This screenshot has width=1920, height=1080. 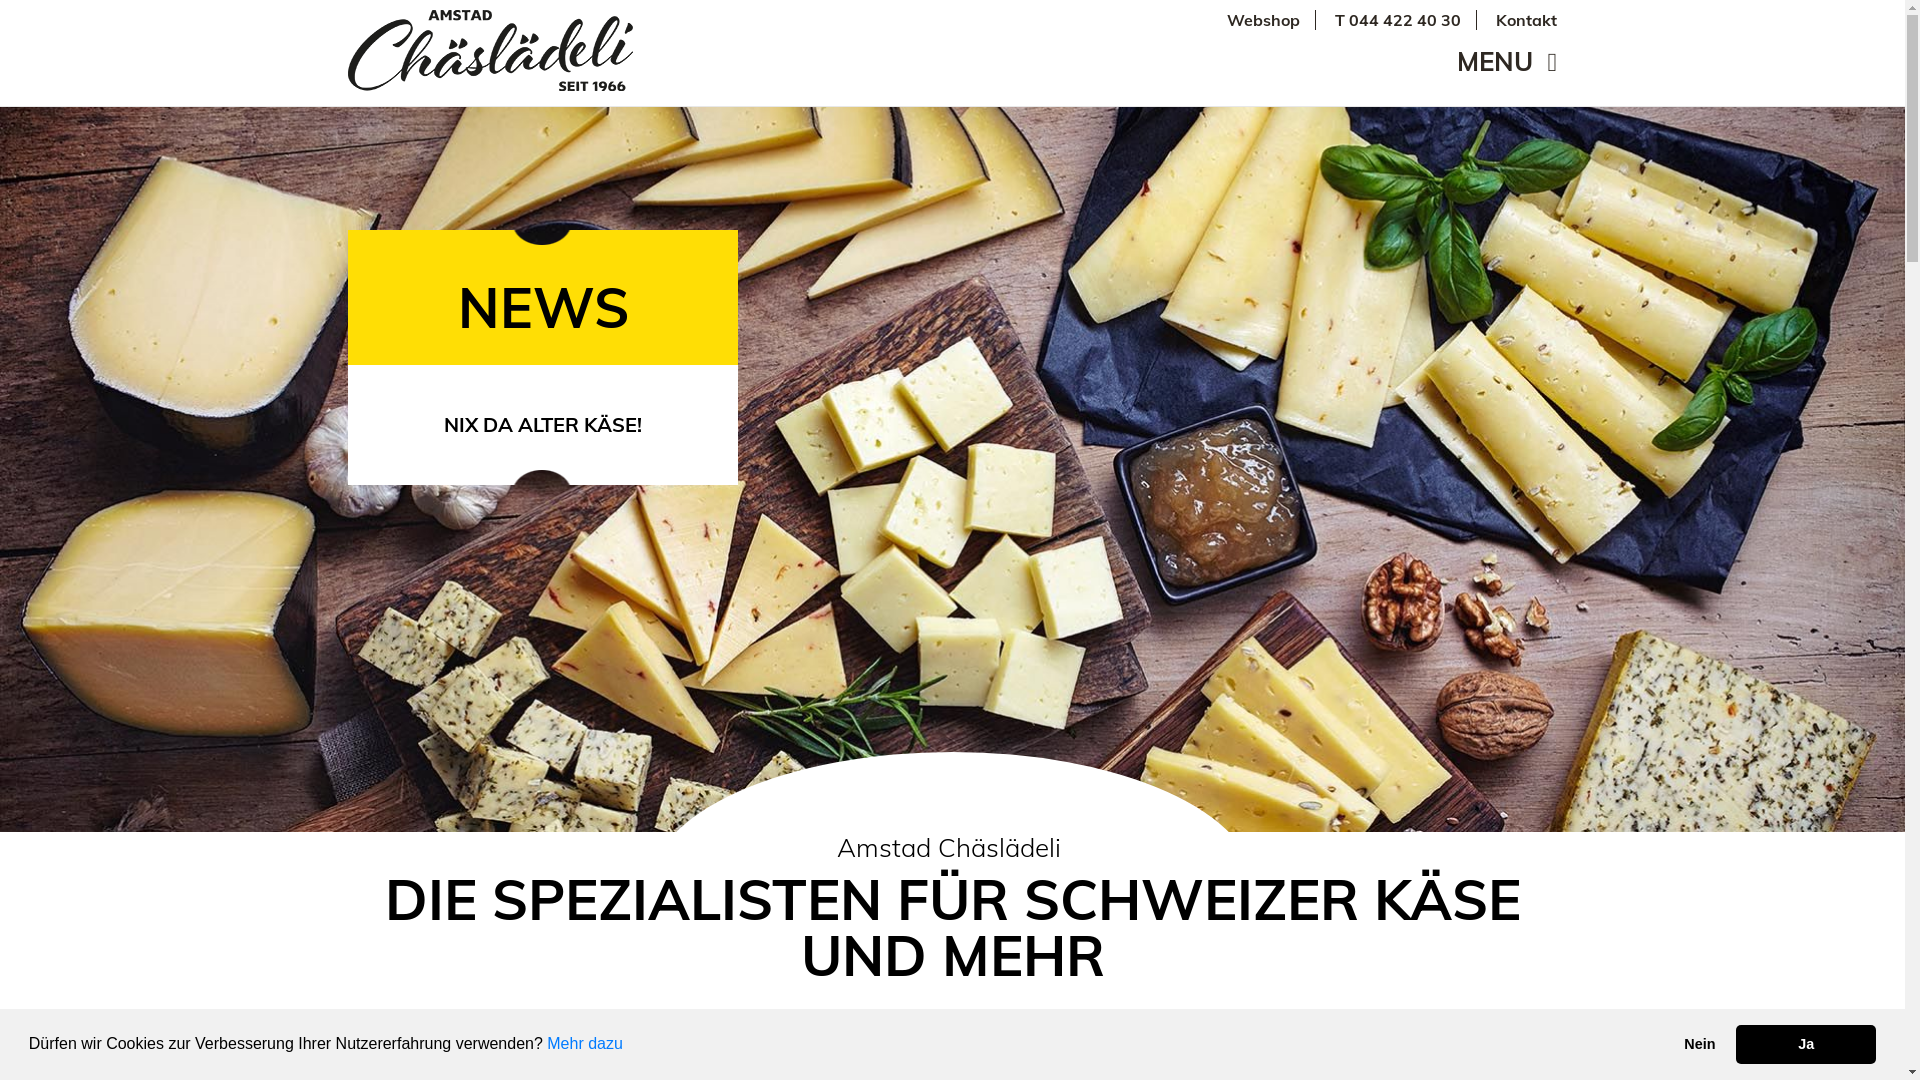 What do you see at coordinates (547, 1042) in the screenshot?
I see `'Mehr dazu'` at bounding box center [547, 1042].